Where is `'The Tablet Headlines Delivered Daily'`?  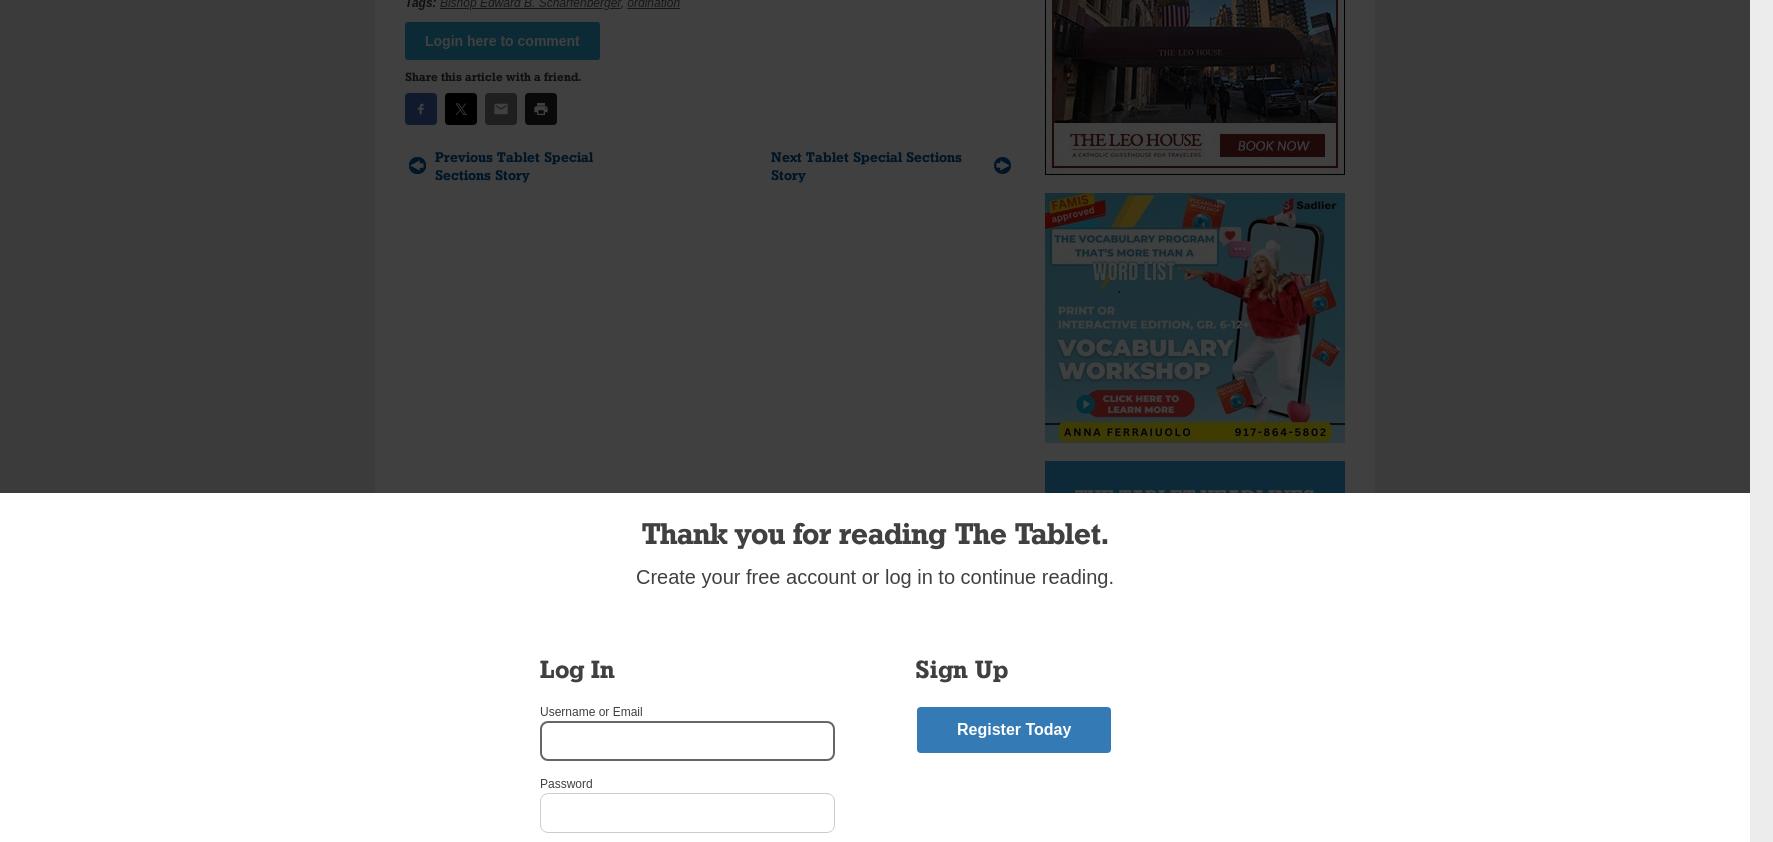
'The Tablet Headlines Delivered Daily' is located at coordinates (1194, 506).